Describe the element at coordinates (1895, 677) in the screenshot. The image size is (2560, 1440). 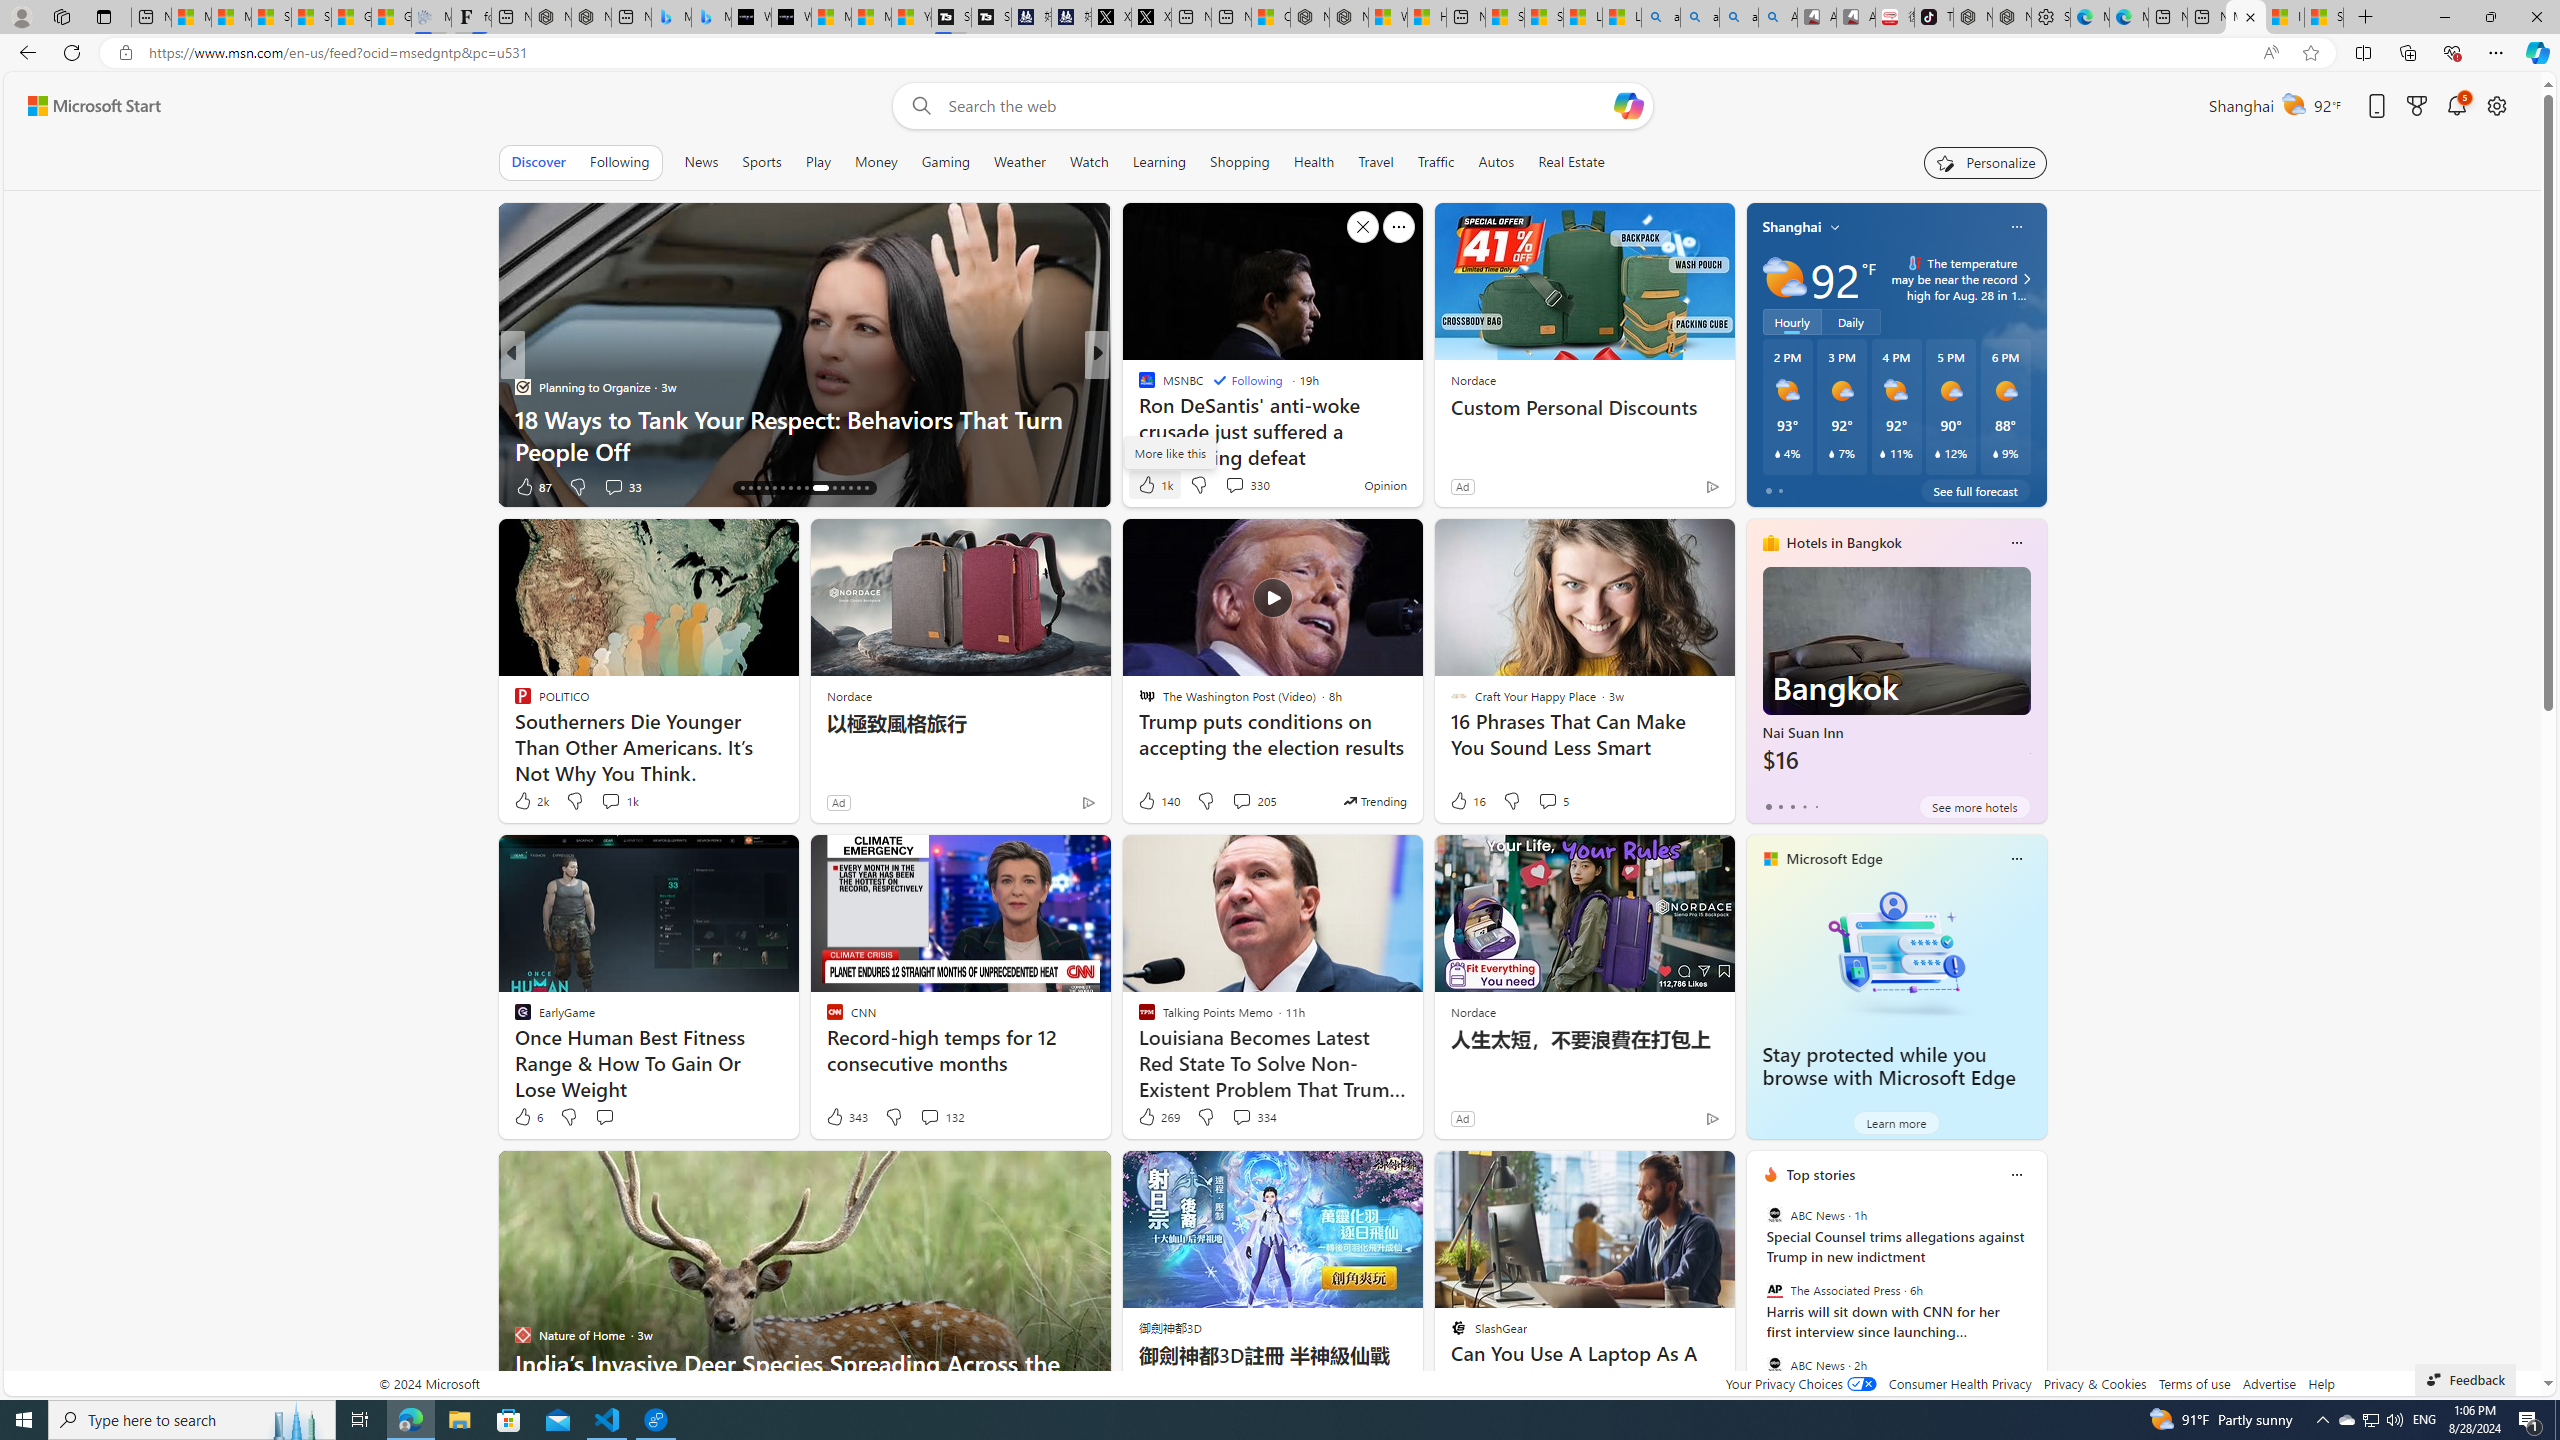
I see `'Nai Suan Inn'` at that location.